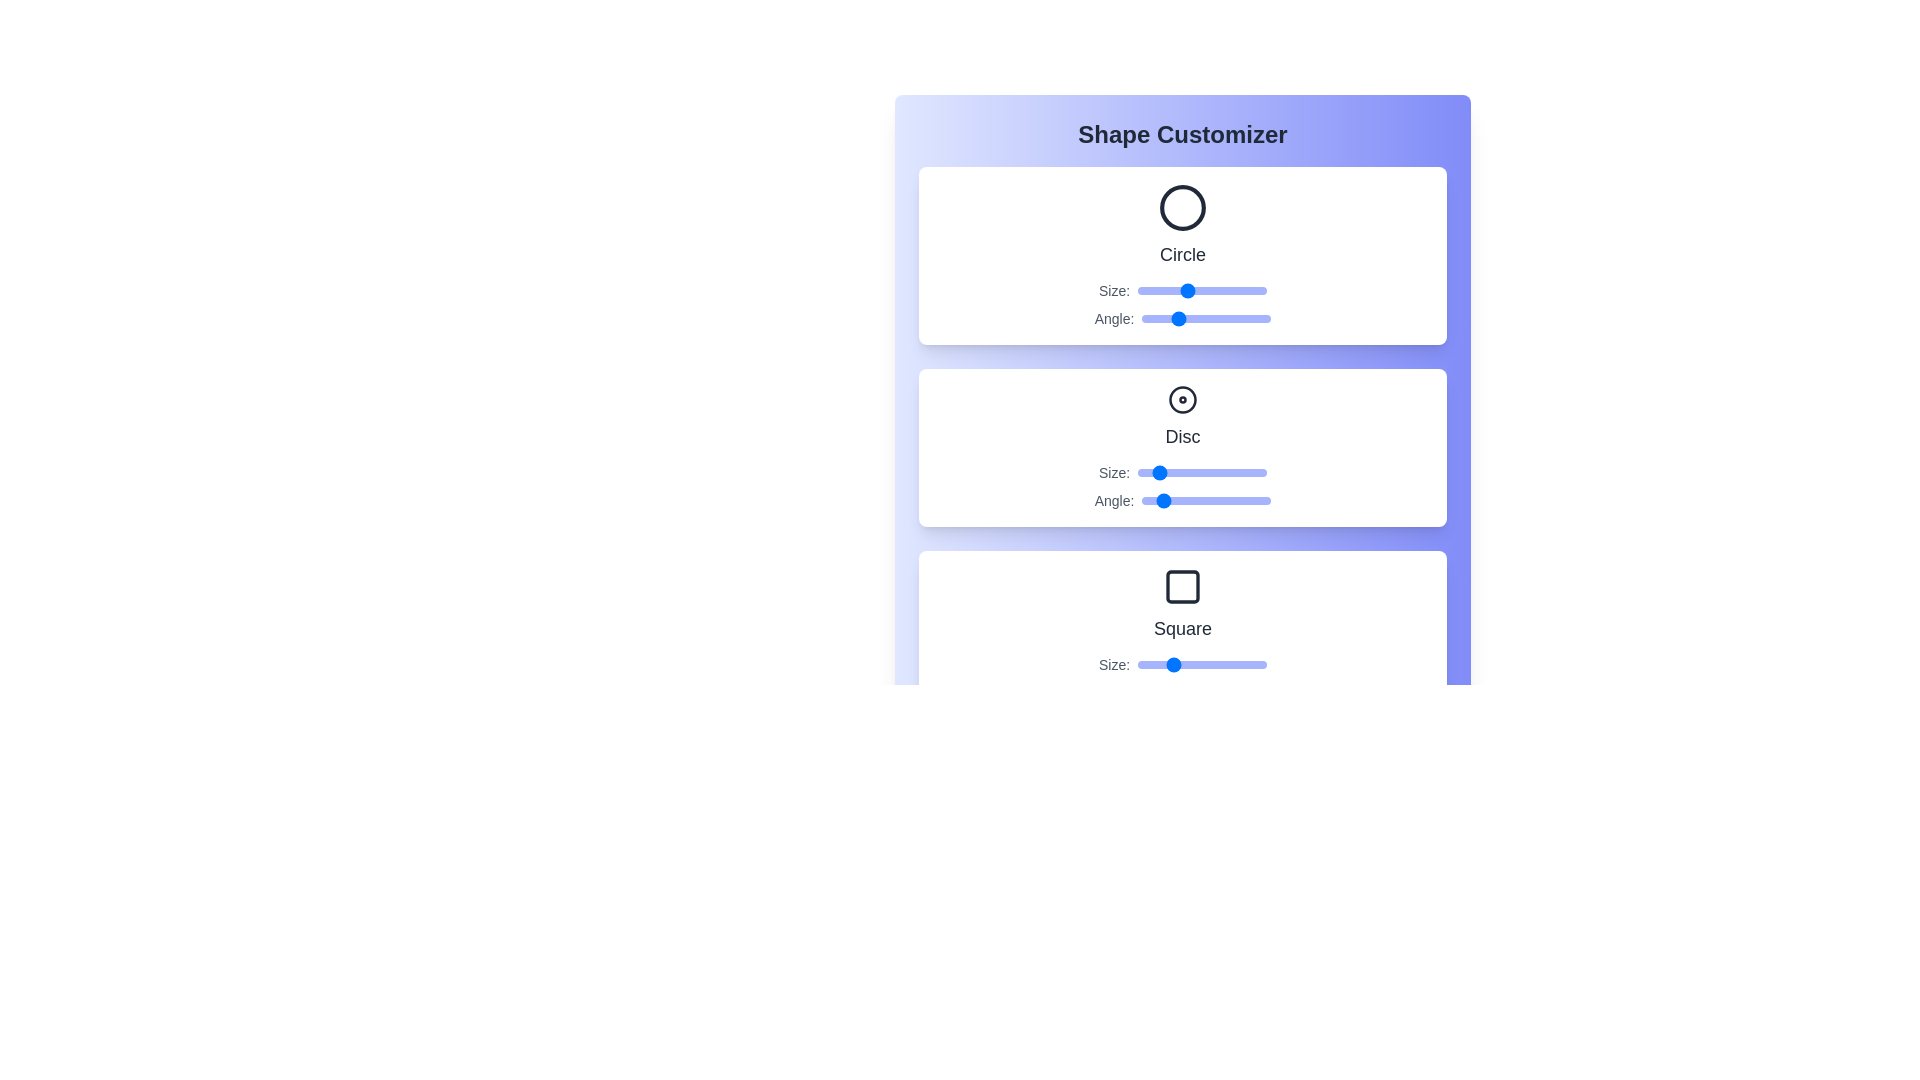 This screenshot has height=1080, width=1920. Describe the element at coordinates (1142, 692) in the screenshot. I see `the Square's angle slider to 0 degrees` at that location.